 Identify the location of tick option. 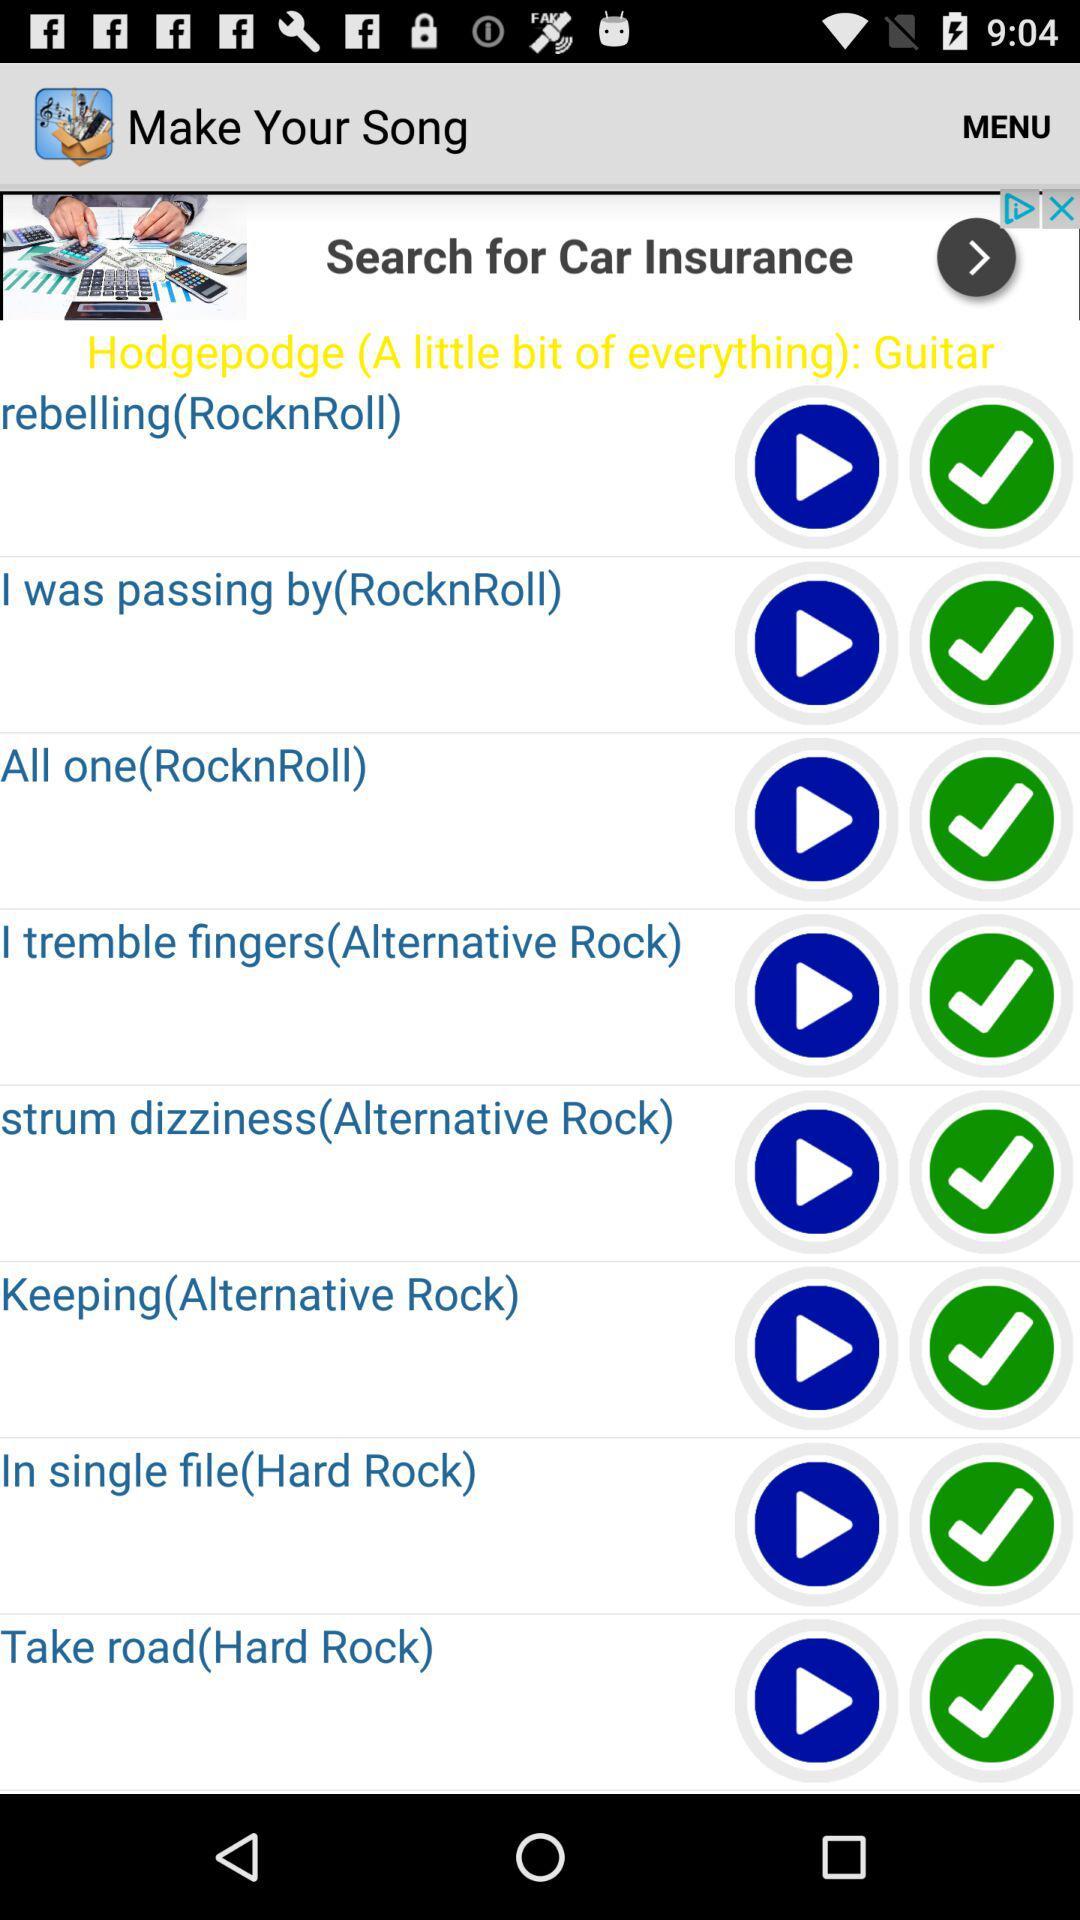
(992, 820).